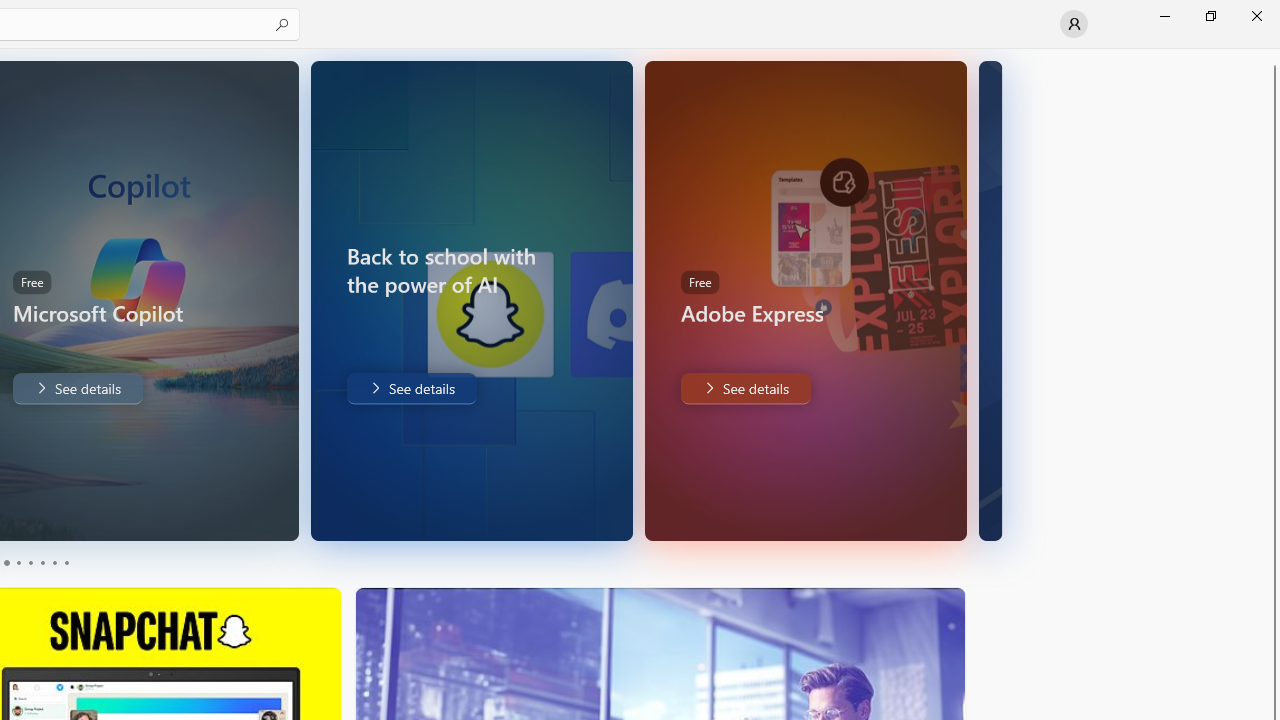 The width and height of the screenshot is (1280, 720). What do you see at coordinates (1072, 24) in the screenshot?
I see `'User profile'` at bounding box center [1072, 24].